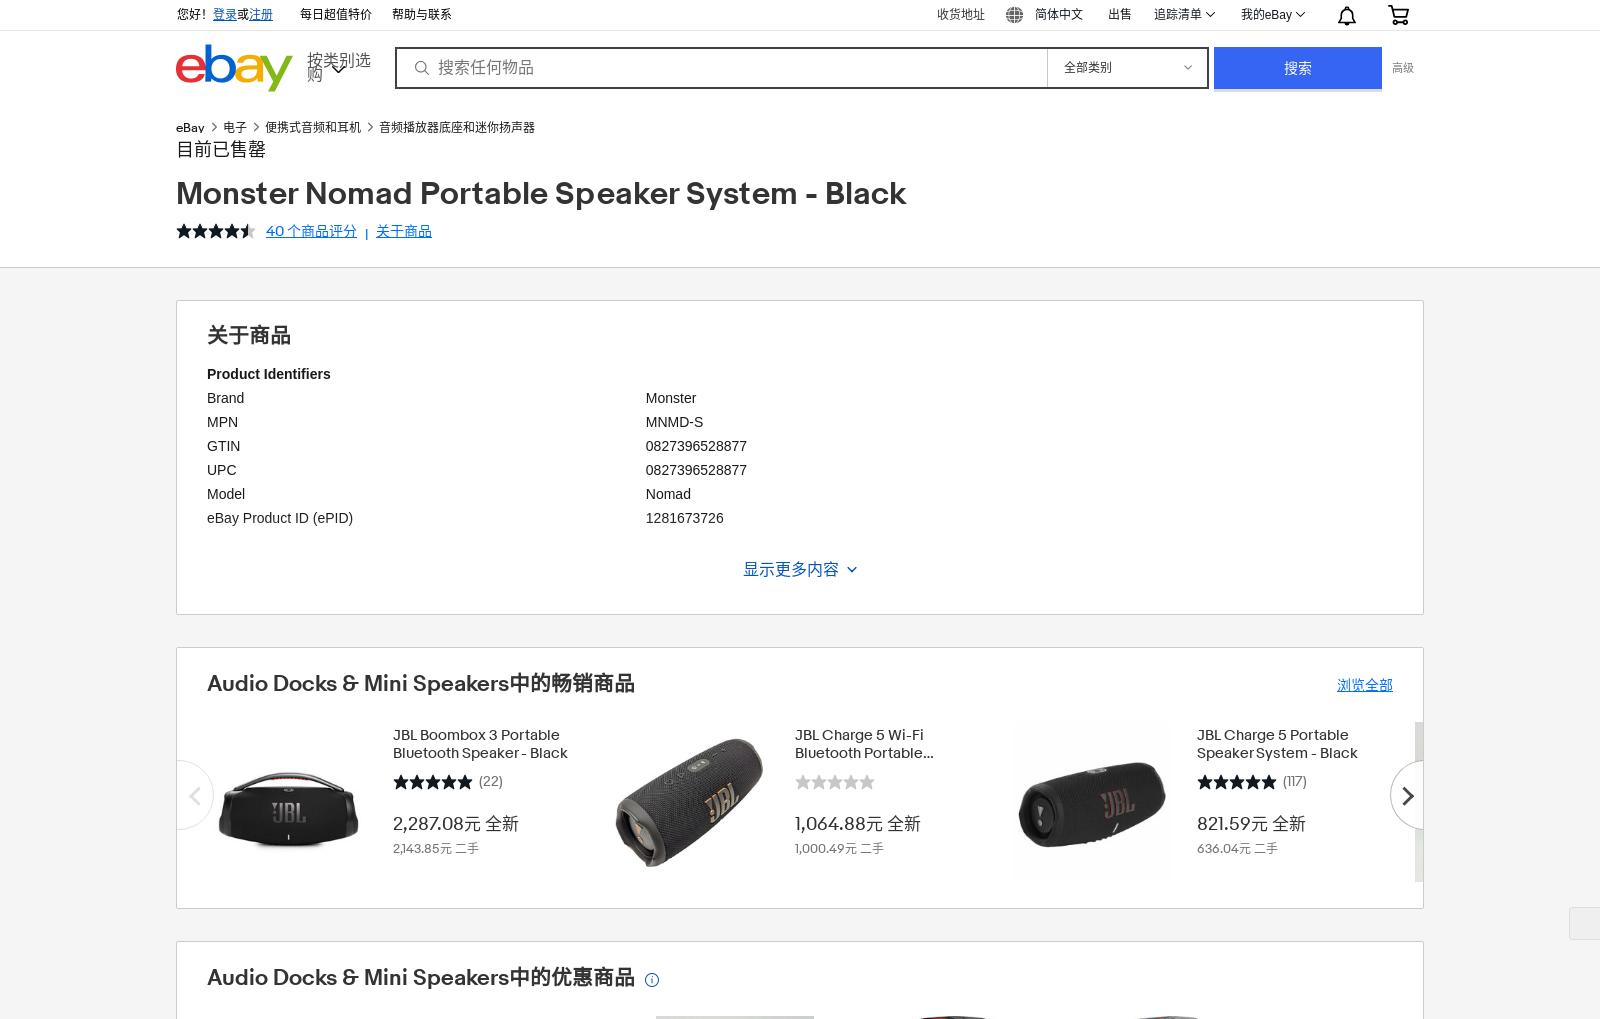  I want to click on 'Connectivity', so click(244, 679).